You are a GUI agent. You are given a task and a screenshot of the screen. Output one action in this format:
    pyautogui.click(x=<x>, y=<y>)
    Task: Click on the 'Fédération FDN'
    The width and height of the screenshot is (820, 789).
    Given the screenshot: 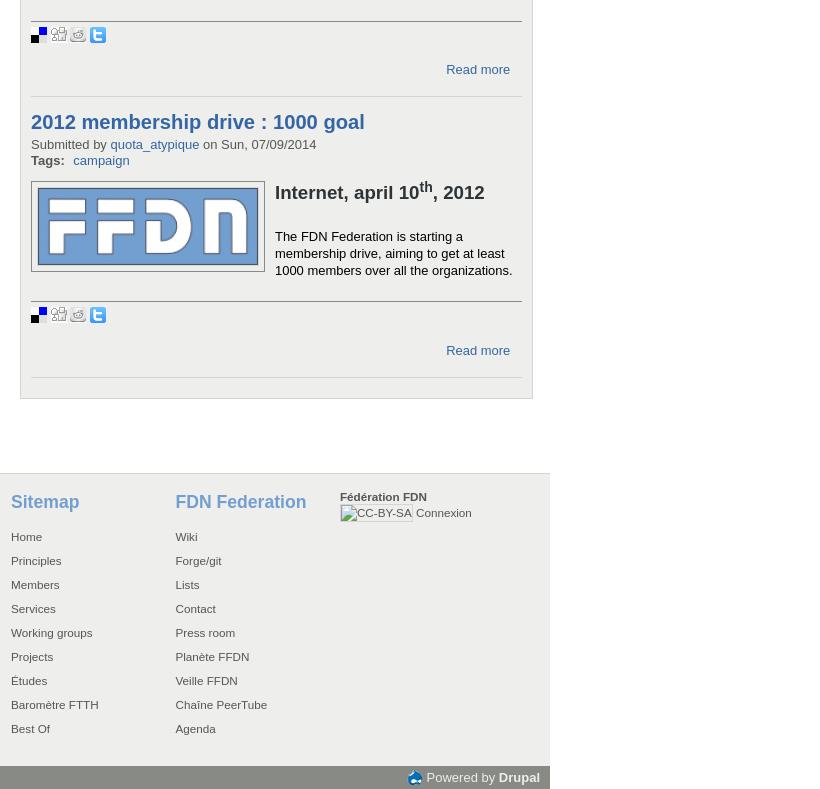 What is the action you would take?
    pyautogui.click(x=382, y=494)
    